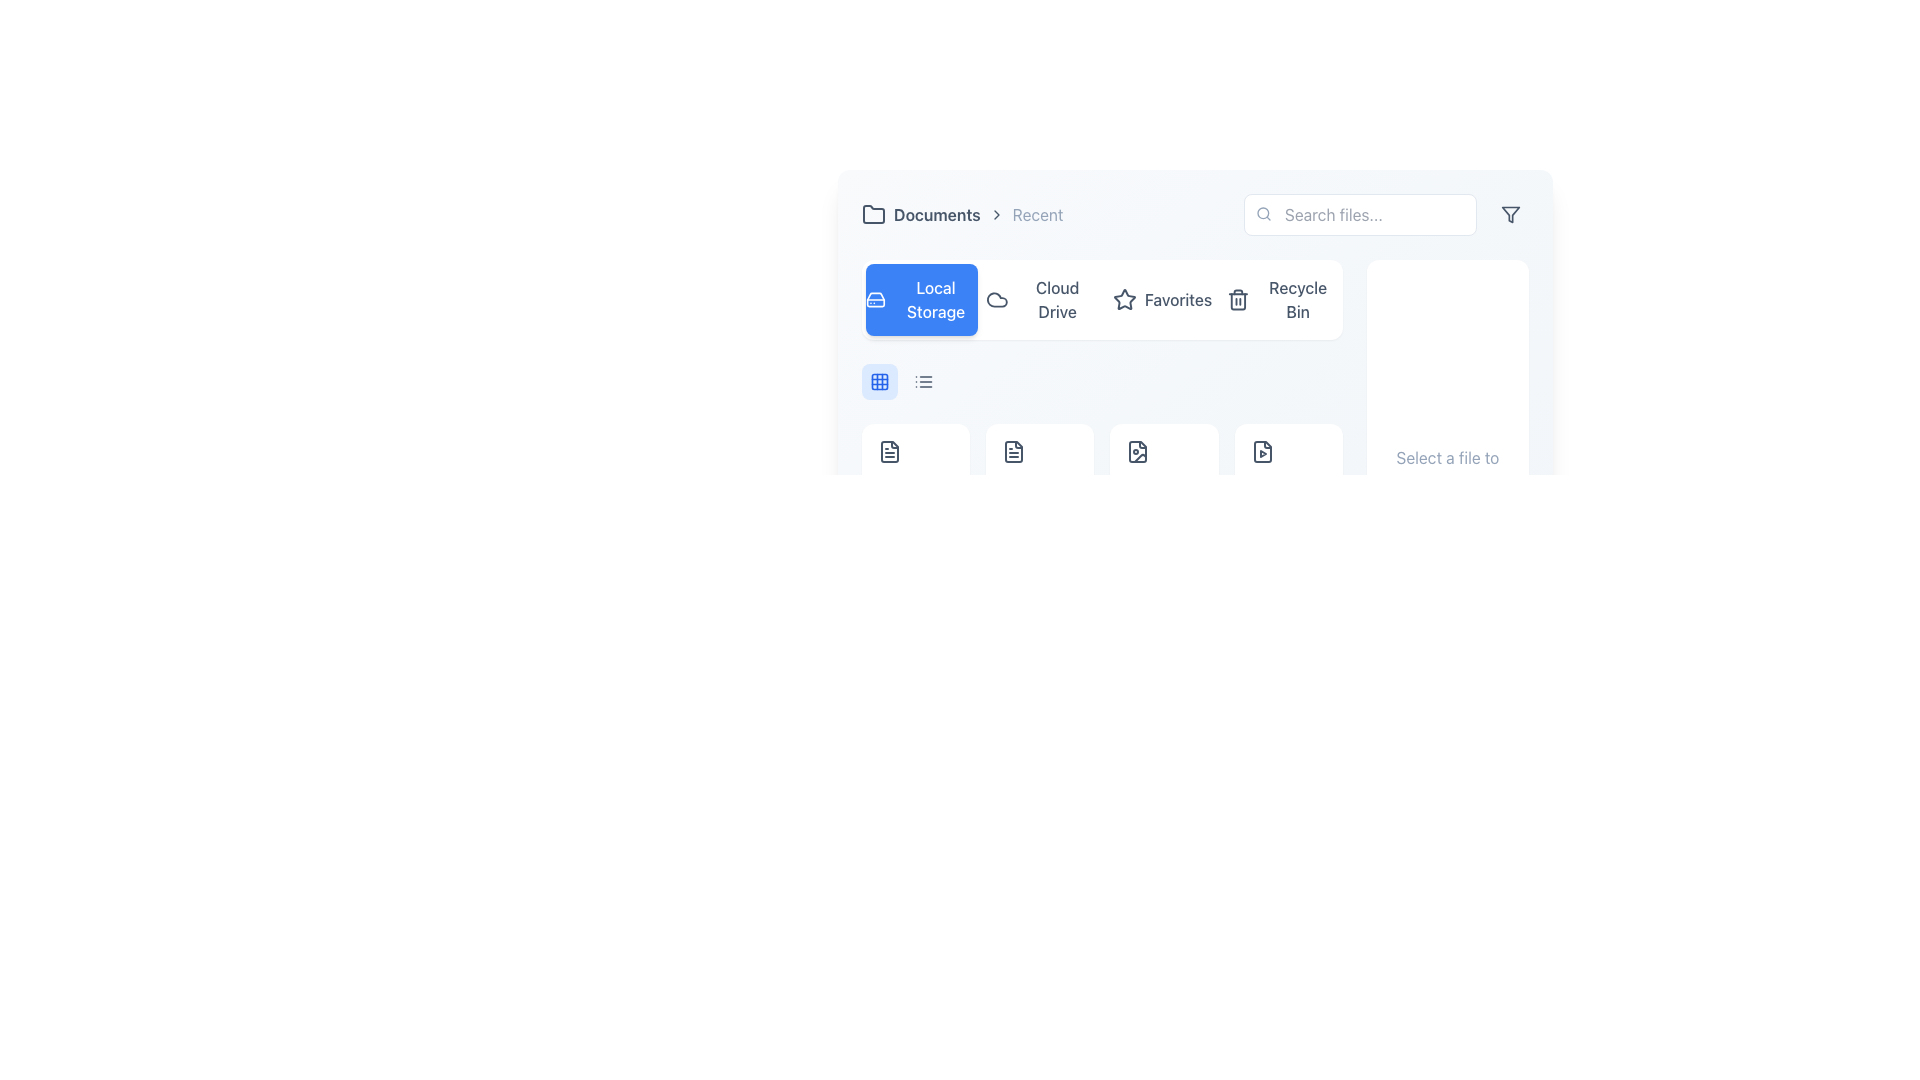  I want to click on the list icon button, which is the second icon in the row of clickable icons located in the upper section of the interface, so click(923, 381).